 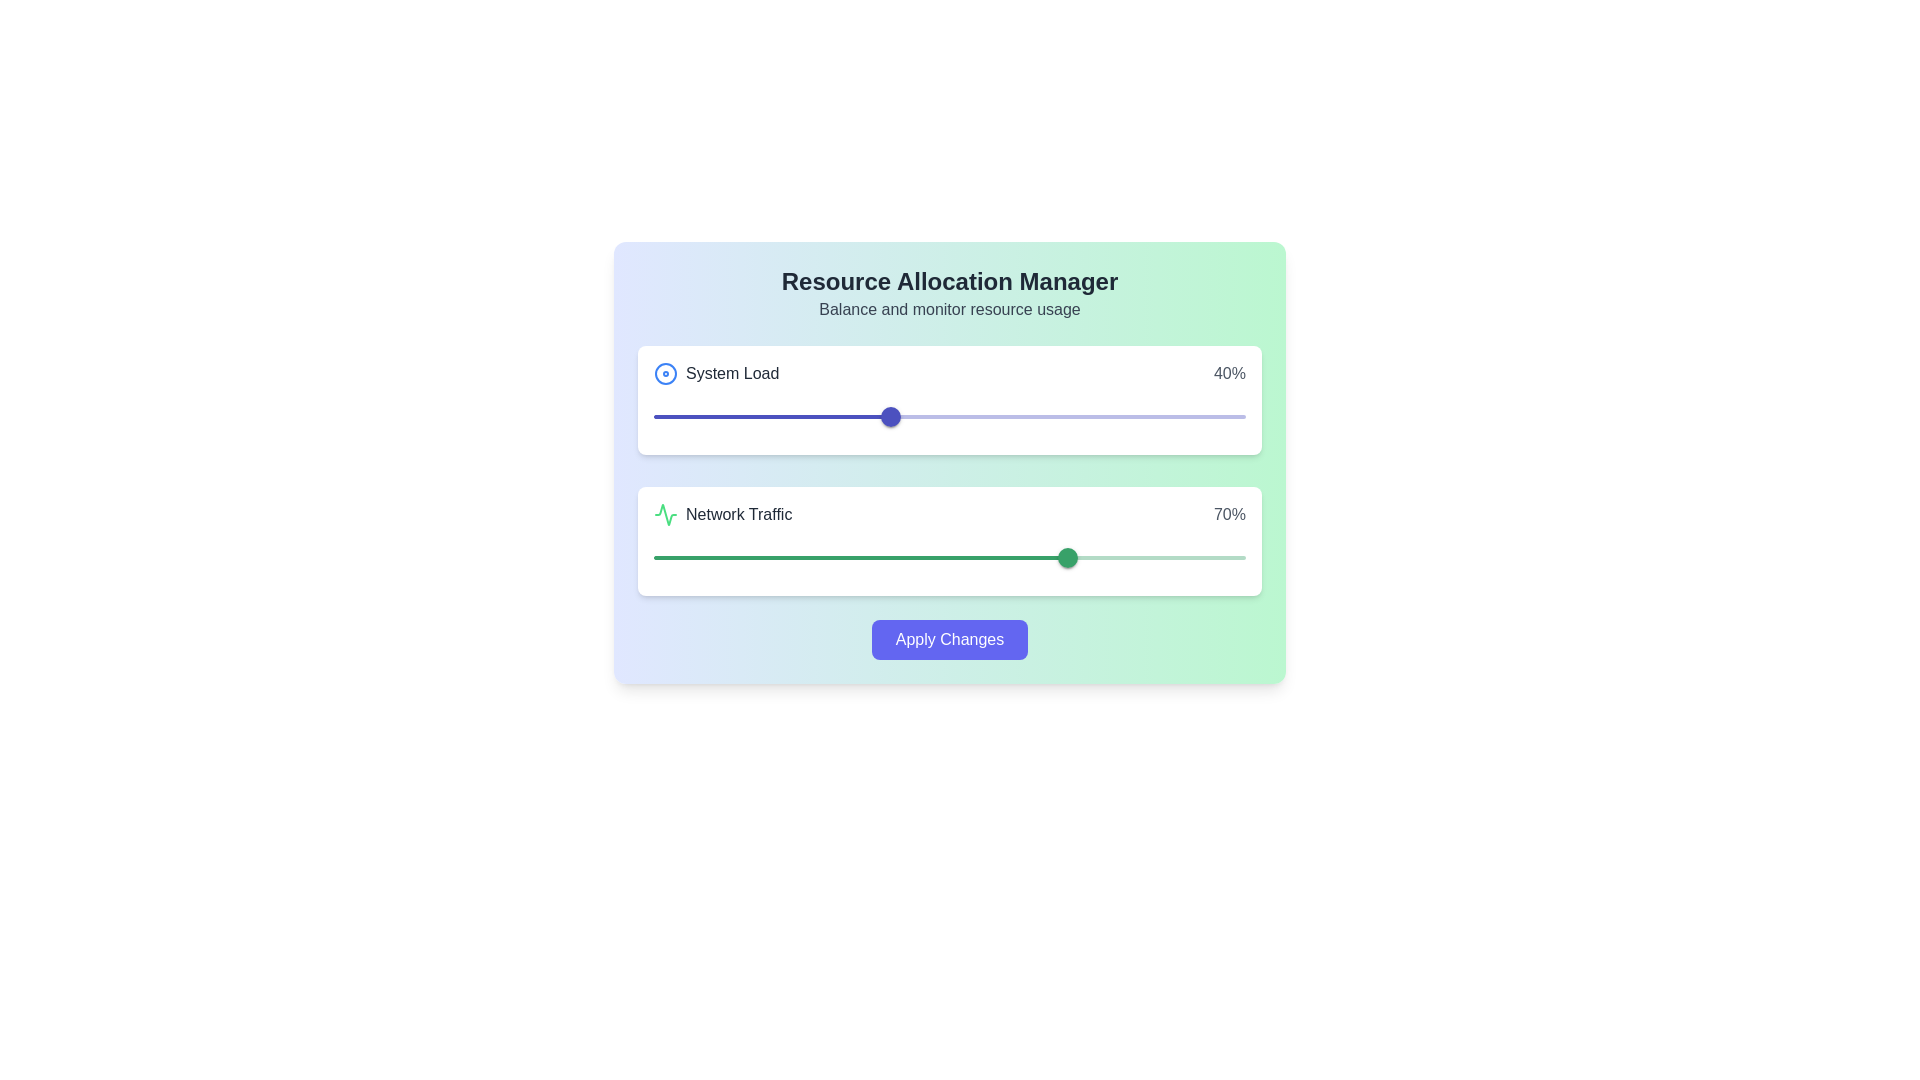 What do you see at coordinates (949, 415) in the screenshot?
I see `the Slider Rail of the 'System Load' metric, which is positioned horizontally across the slider bar and is located slightly above the red slider track` at bounding box center [949, 415].